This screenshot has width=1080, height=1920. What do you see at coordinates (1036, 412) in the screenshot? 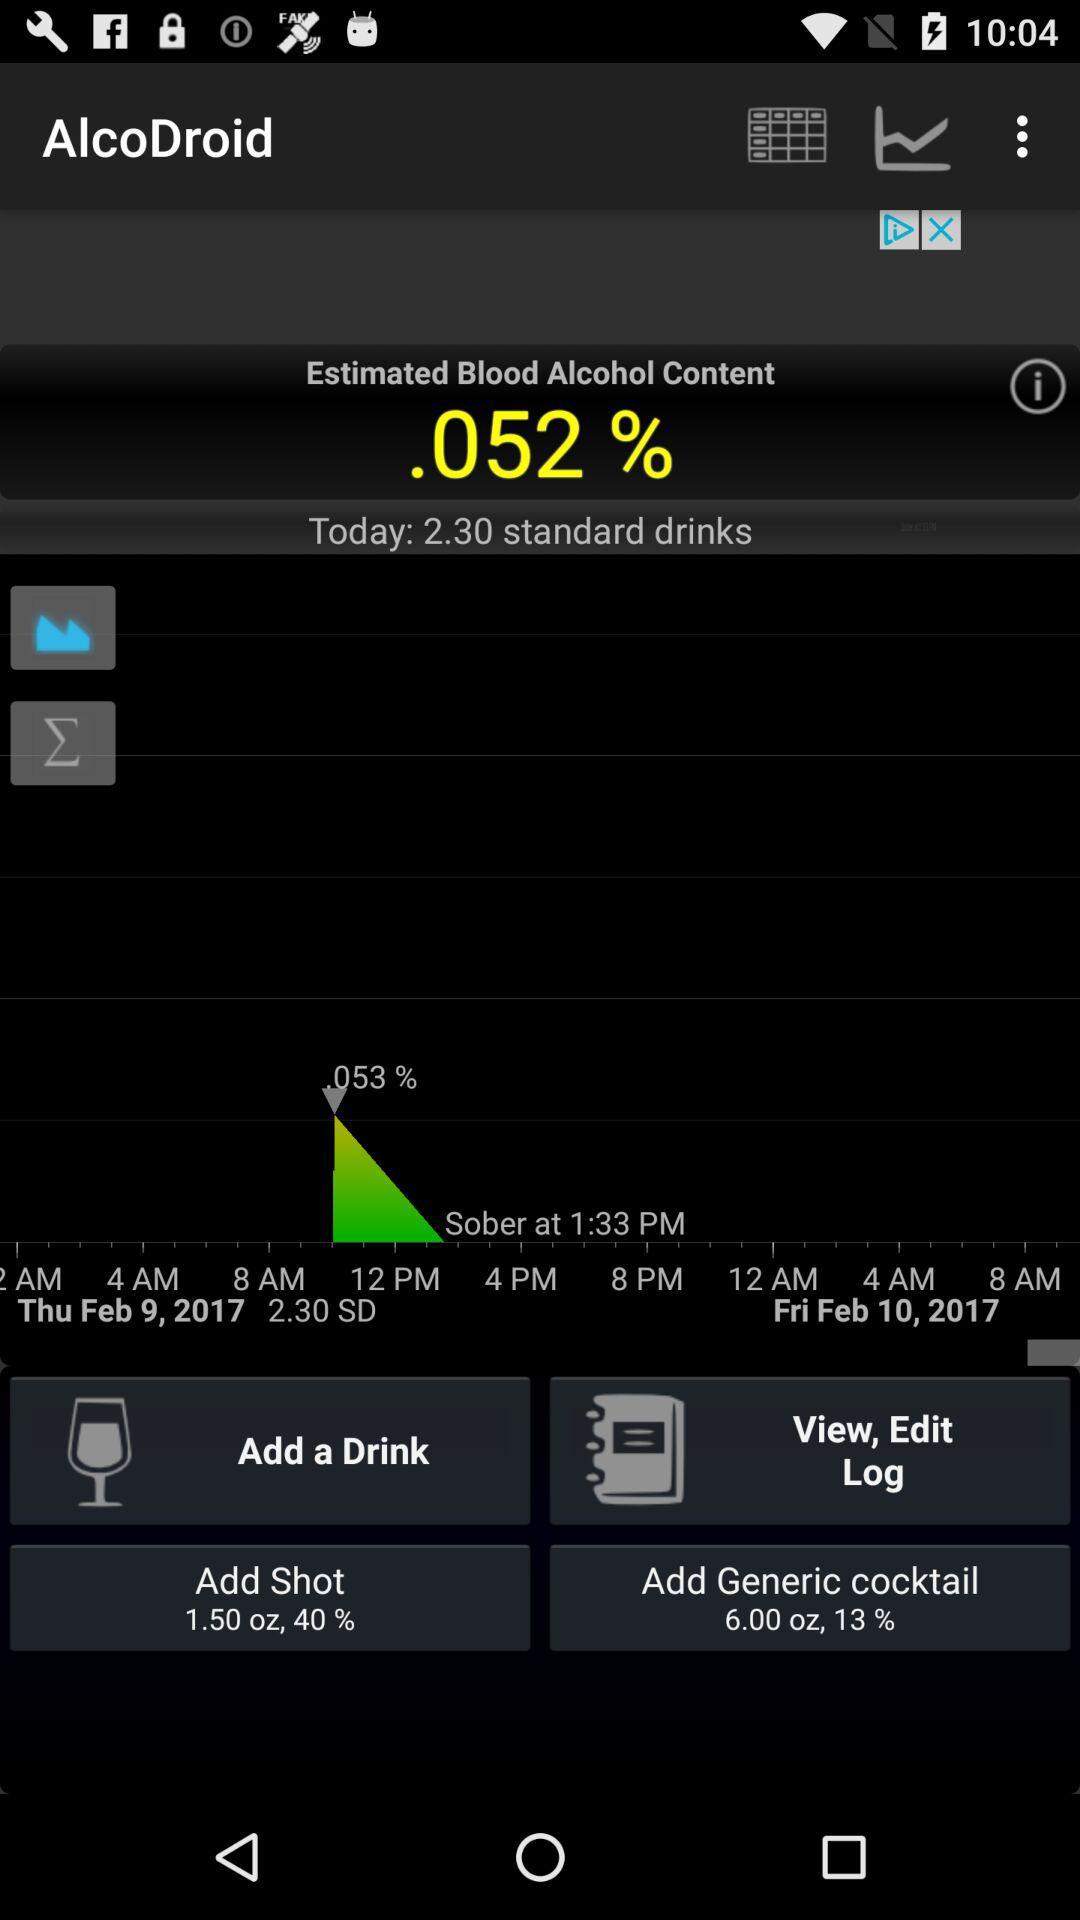
I see `the info icon` at bounding box center [1036, 412].